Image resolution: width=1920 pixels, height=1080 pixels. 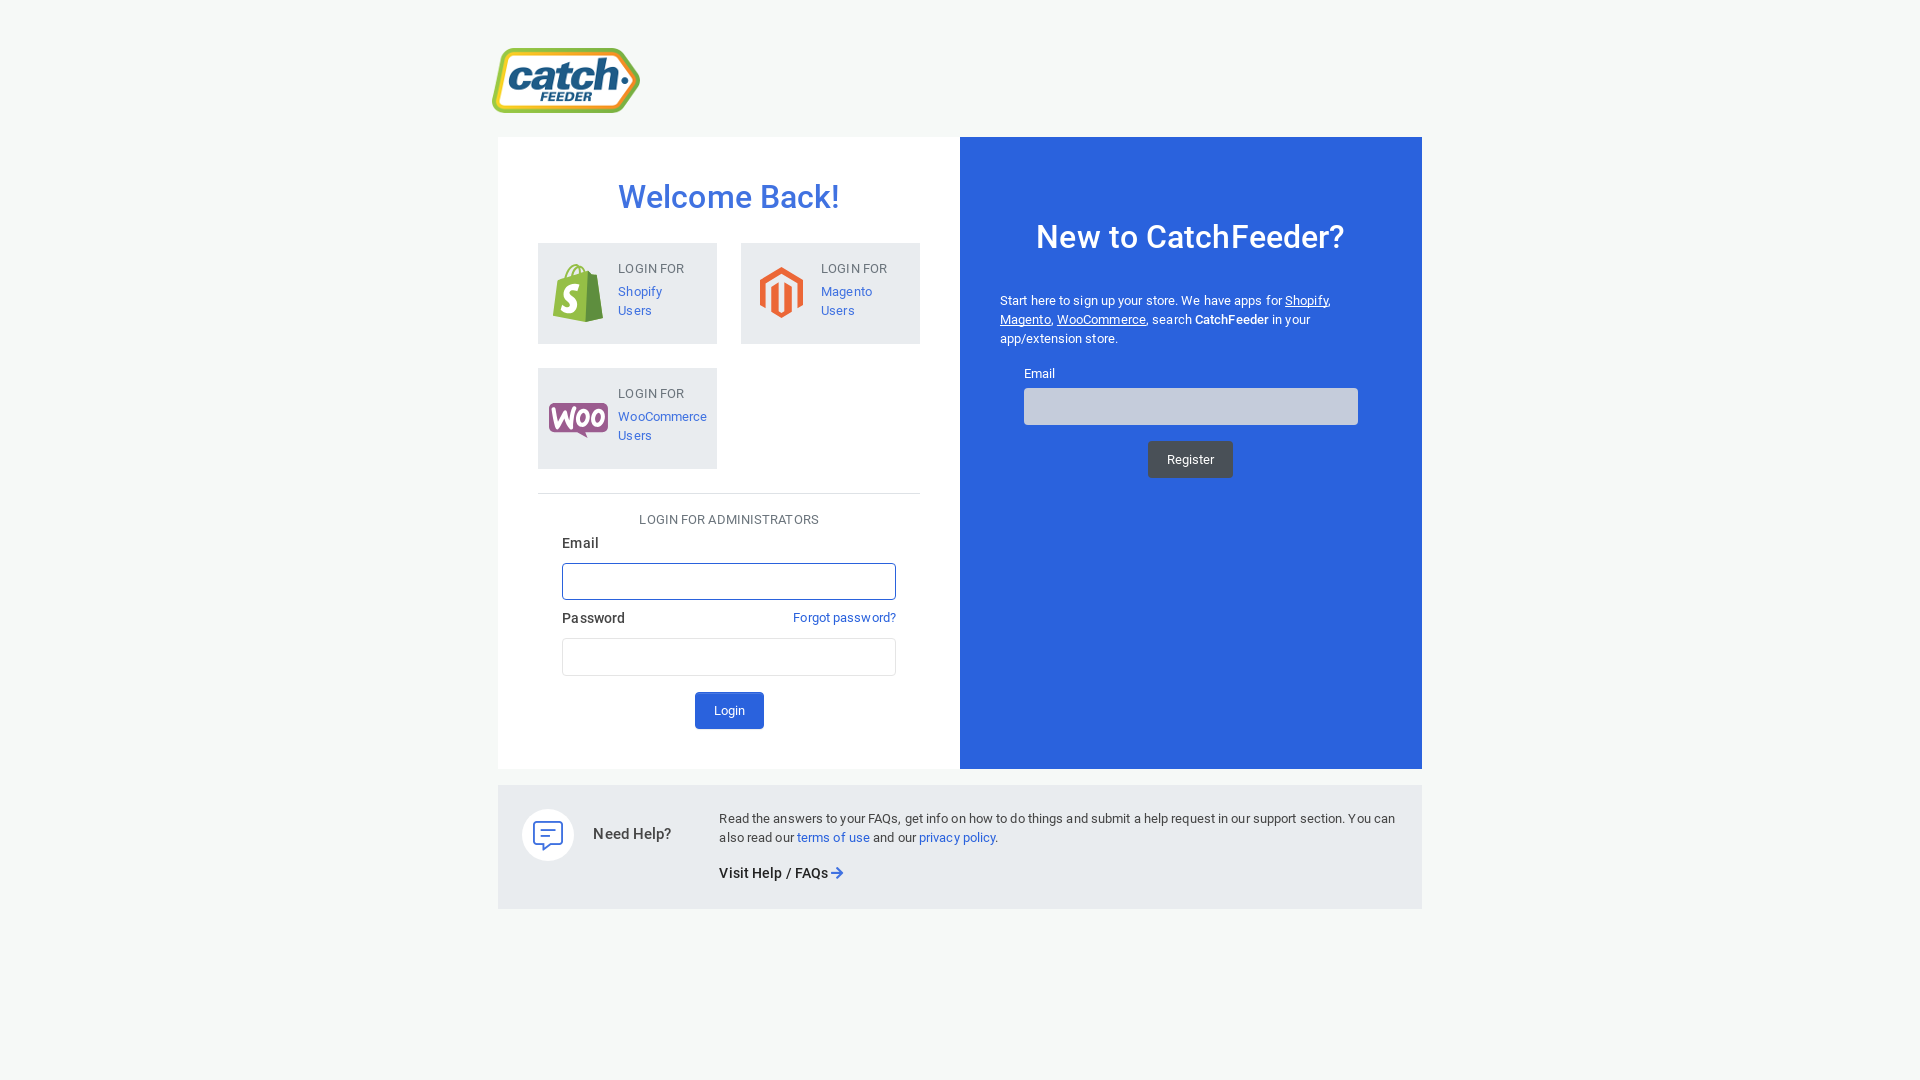 What do you see at coordinates (1190, 459) in the screenshot?
I see `'Register'` at bounding box center [1190, 459].